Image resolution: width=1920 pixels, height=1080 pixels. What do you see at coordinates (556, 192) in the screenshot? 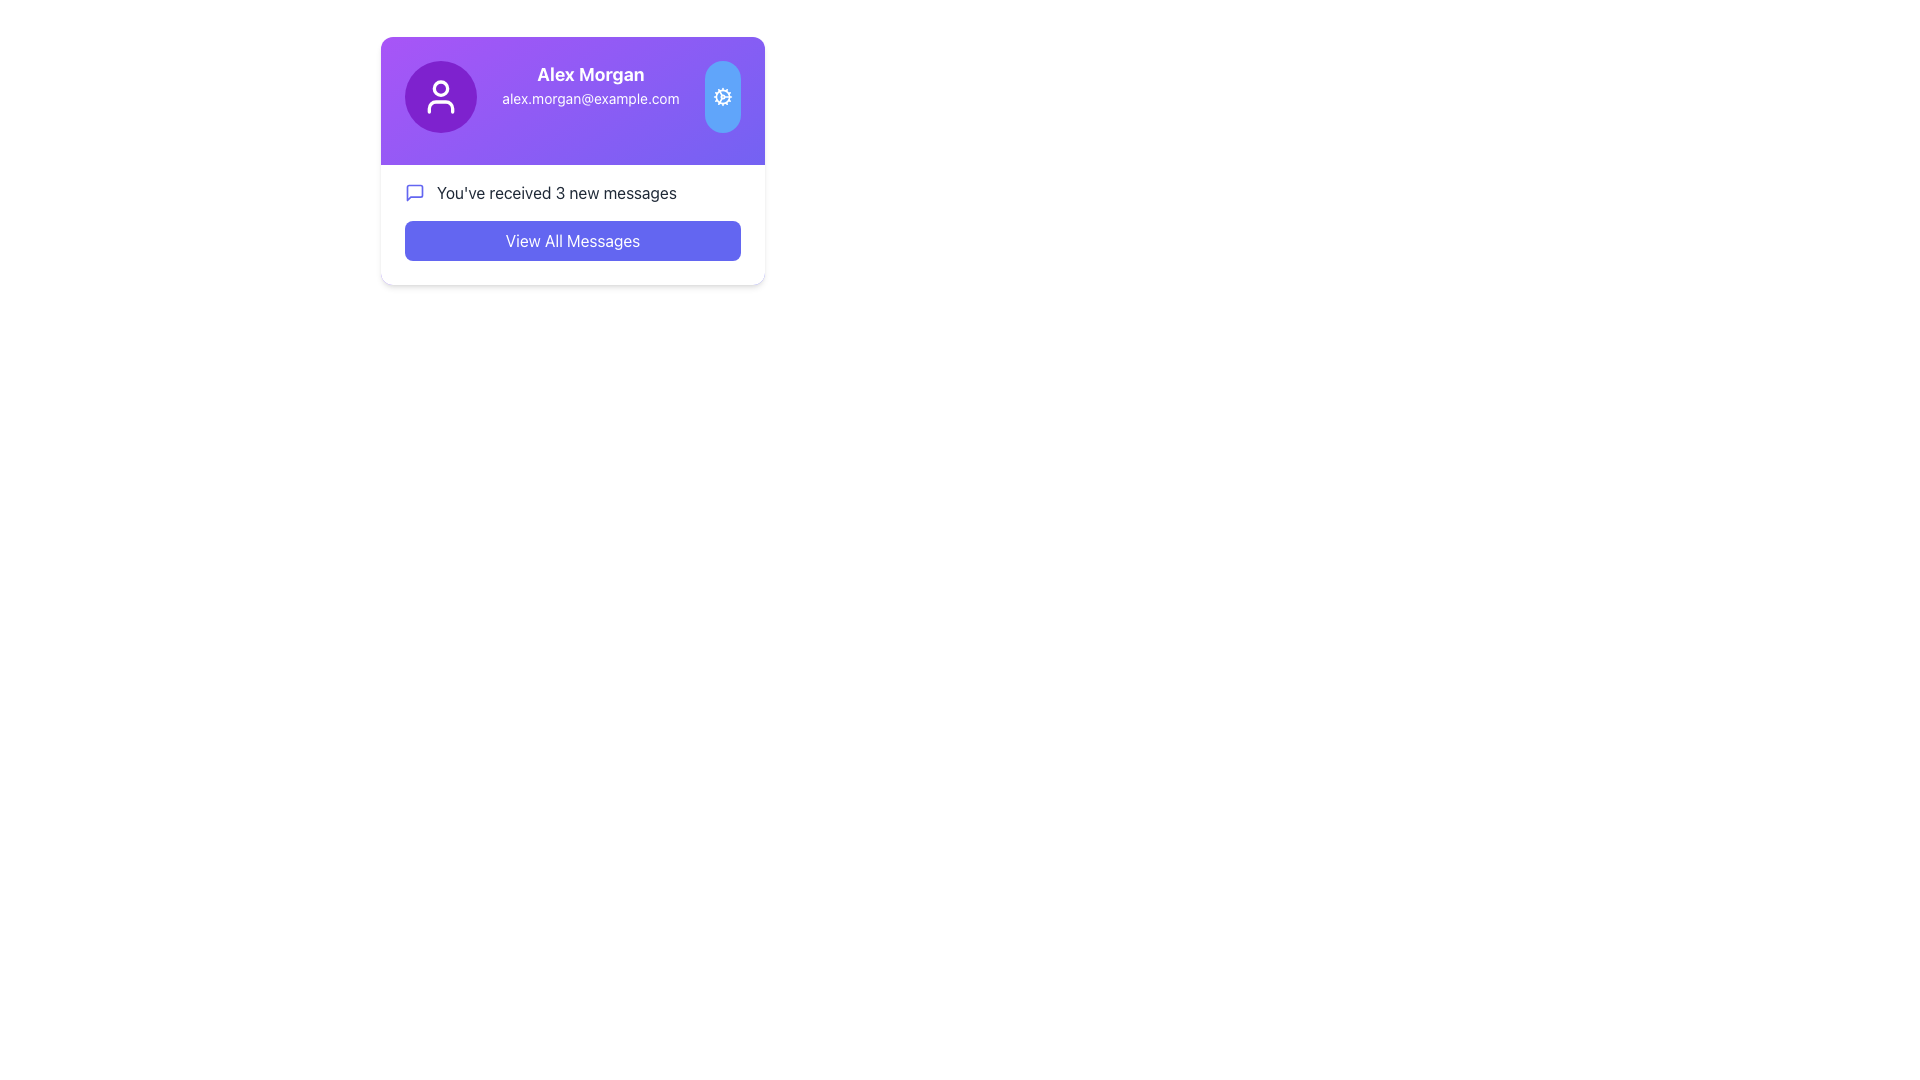
I see `the notification label displaying 'You've received 3 new messages', which is located beneath the user profile section and above the 'View All Messages' button` at bounding box center [556, 192].